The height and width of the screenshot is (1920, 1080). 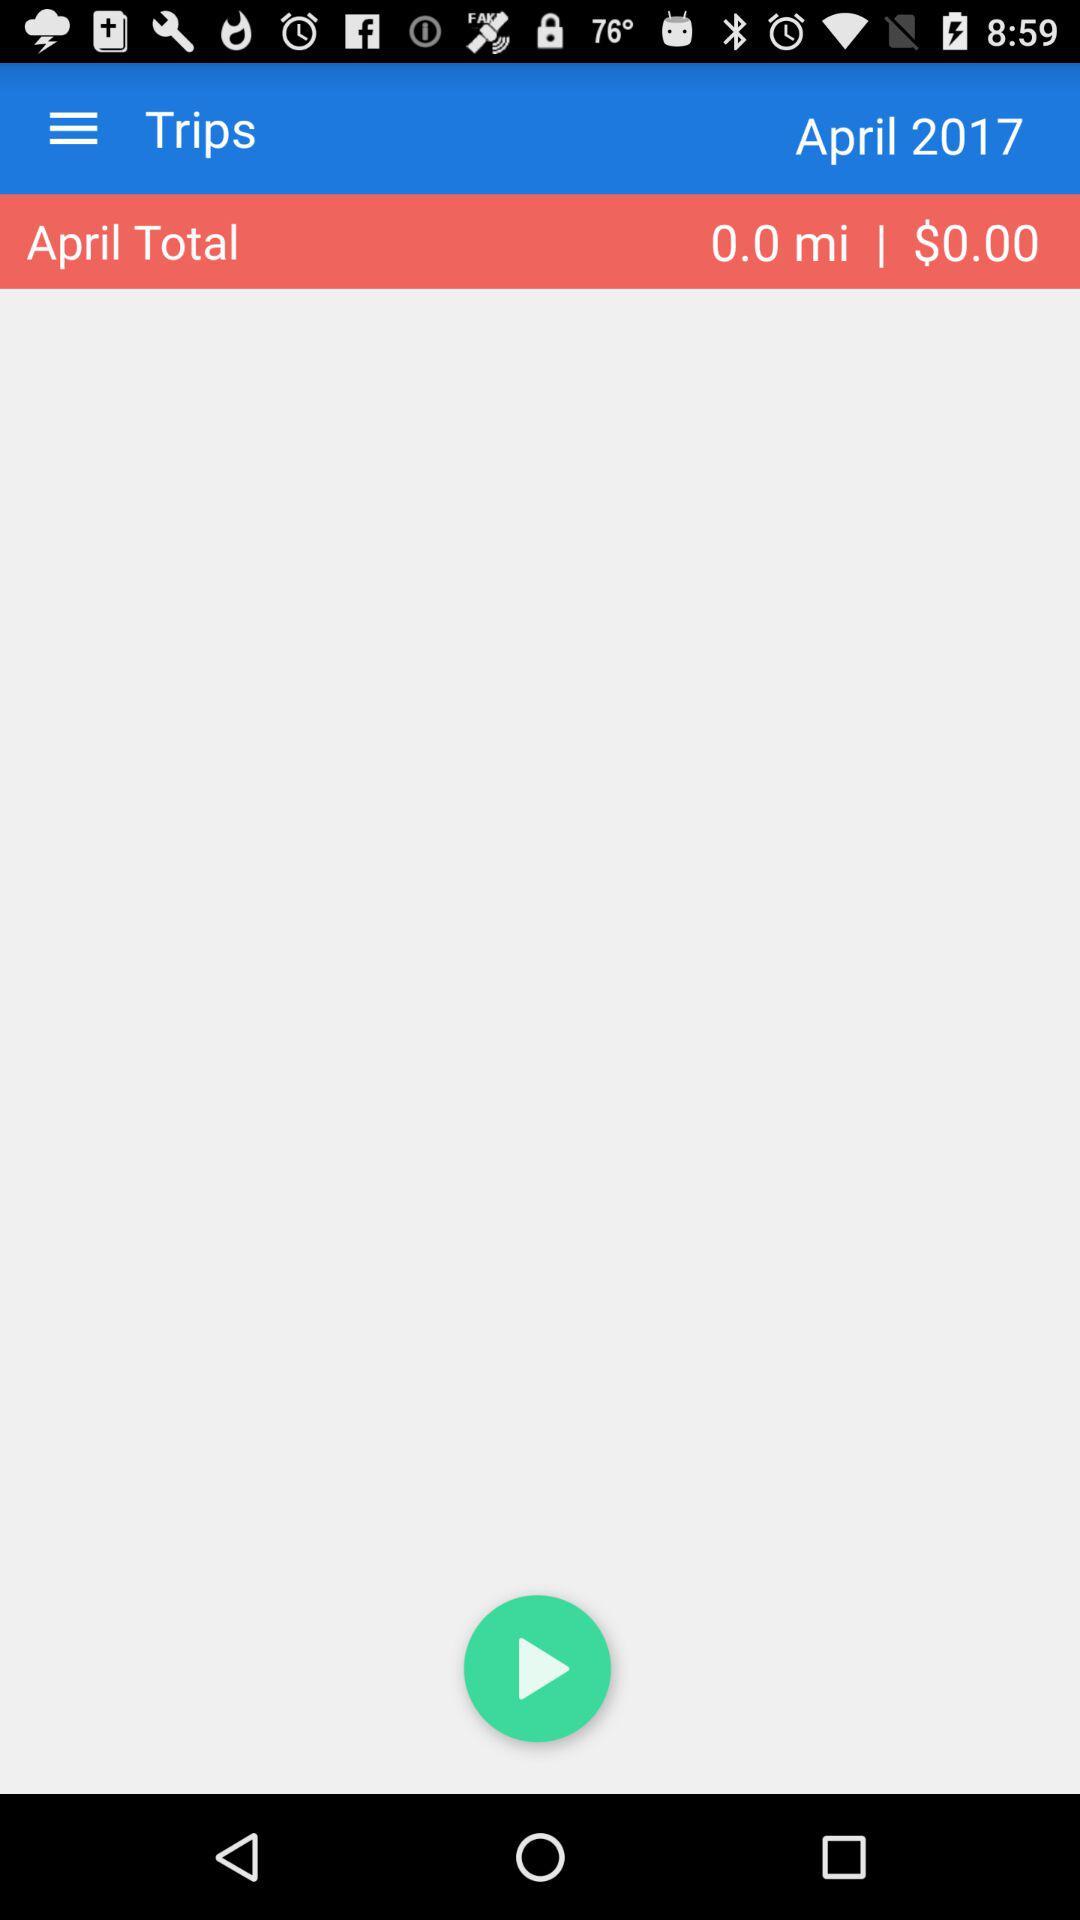 I want to click on button, so click(x=540, y=1673).